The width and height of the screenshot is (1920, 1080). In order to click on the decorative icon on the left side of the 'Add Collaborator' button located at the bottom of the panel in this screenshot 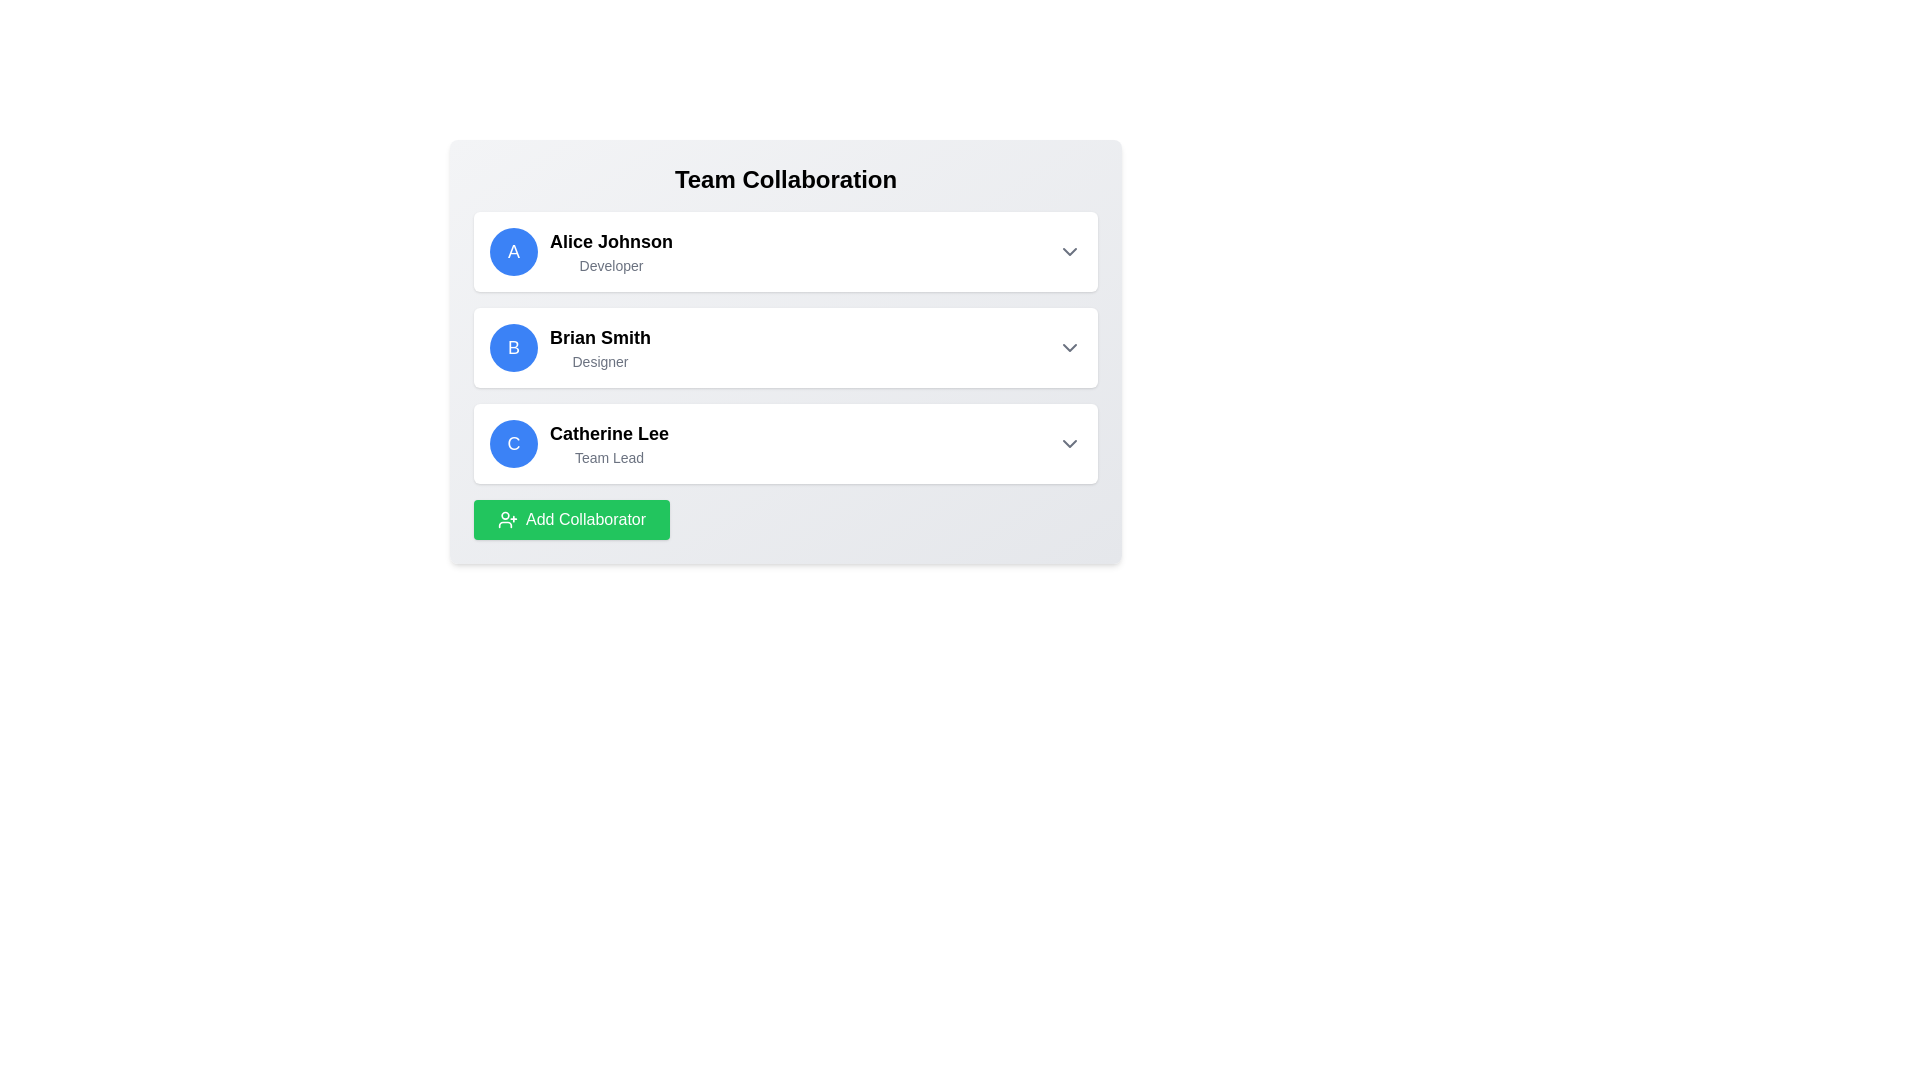, I will do `click(508, 519)`.